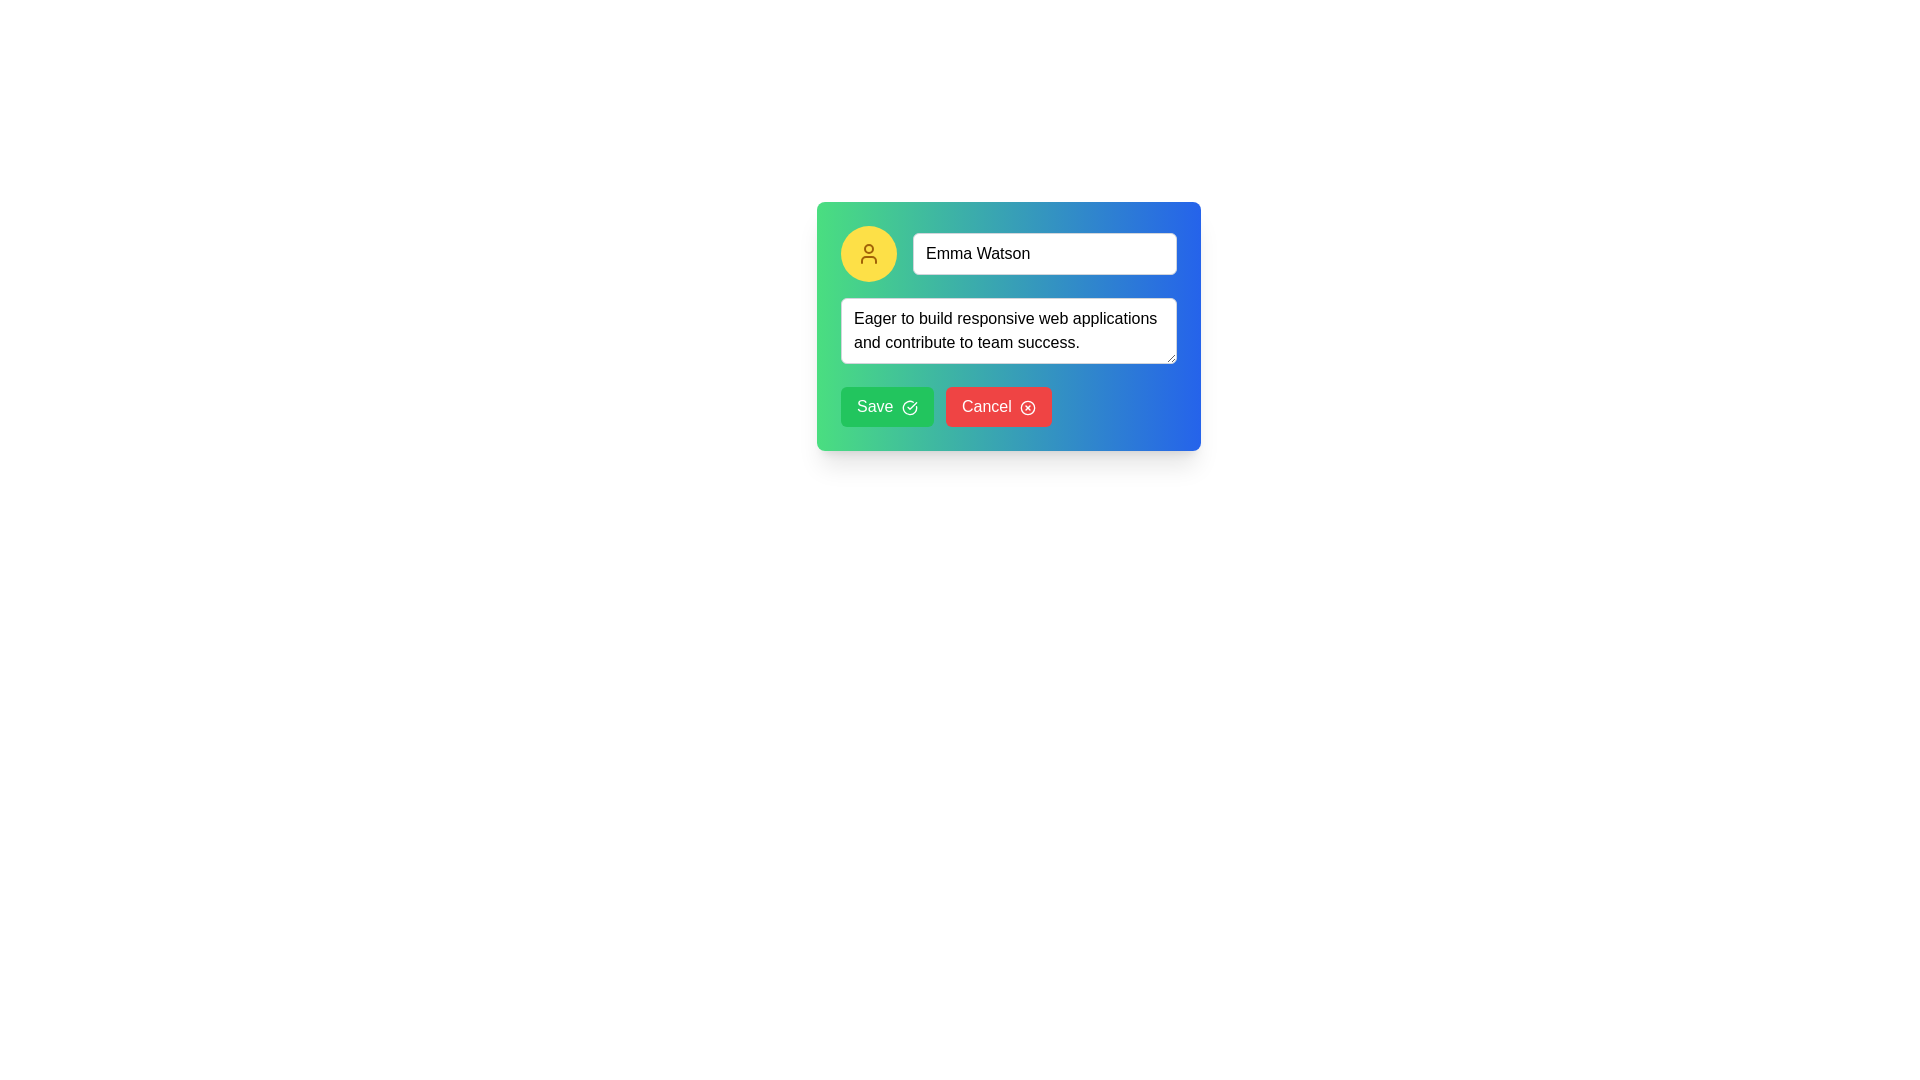  Describe the element at coordinates (908, 406) in the screenshot. I see `details associated with the visual confirmation icon that represents saving or confirming an action, located within the 'Save' button in the lower left section of the interface` at that location.